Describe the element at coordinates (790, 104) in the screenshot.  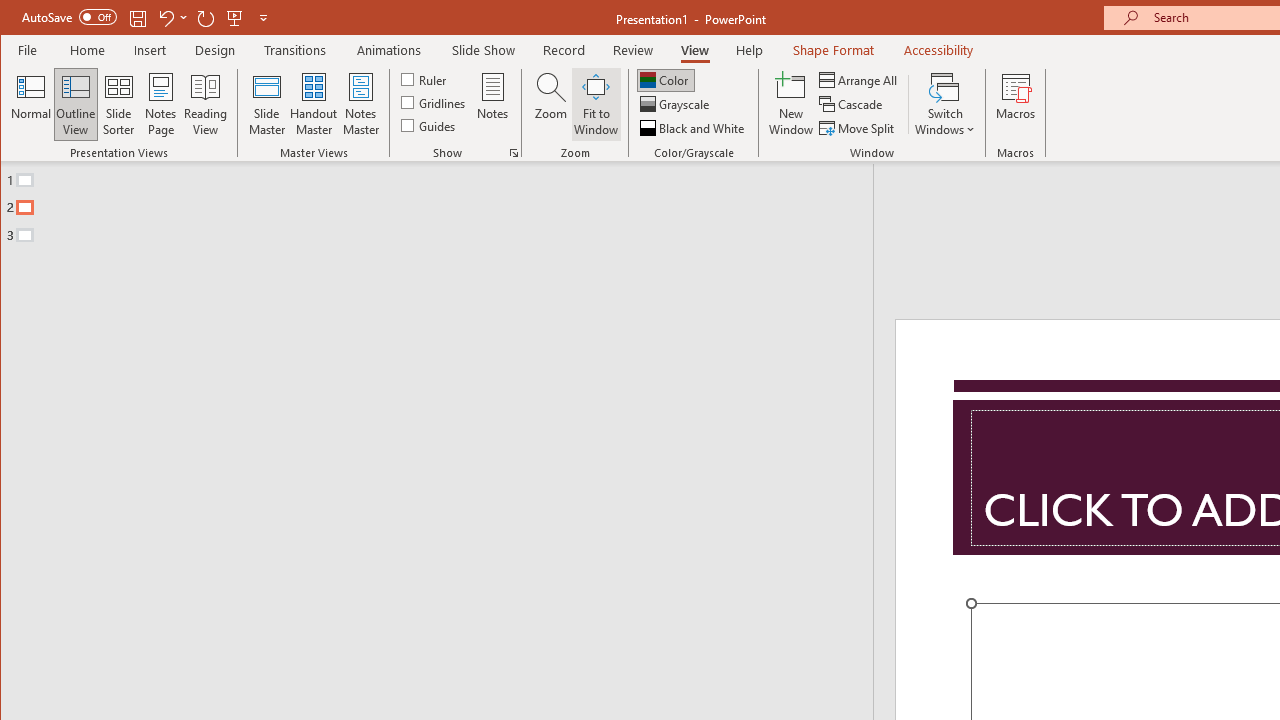
I see `'New Window'` at that location.